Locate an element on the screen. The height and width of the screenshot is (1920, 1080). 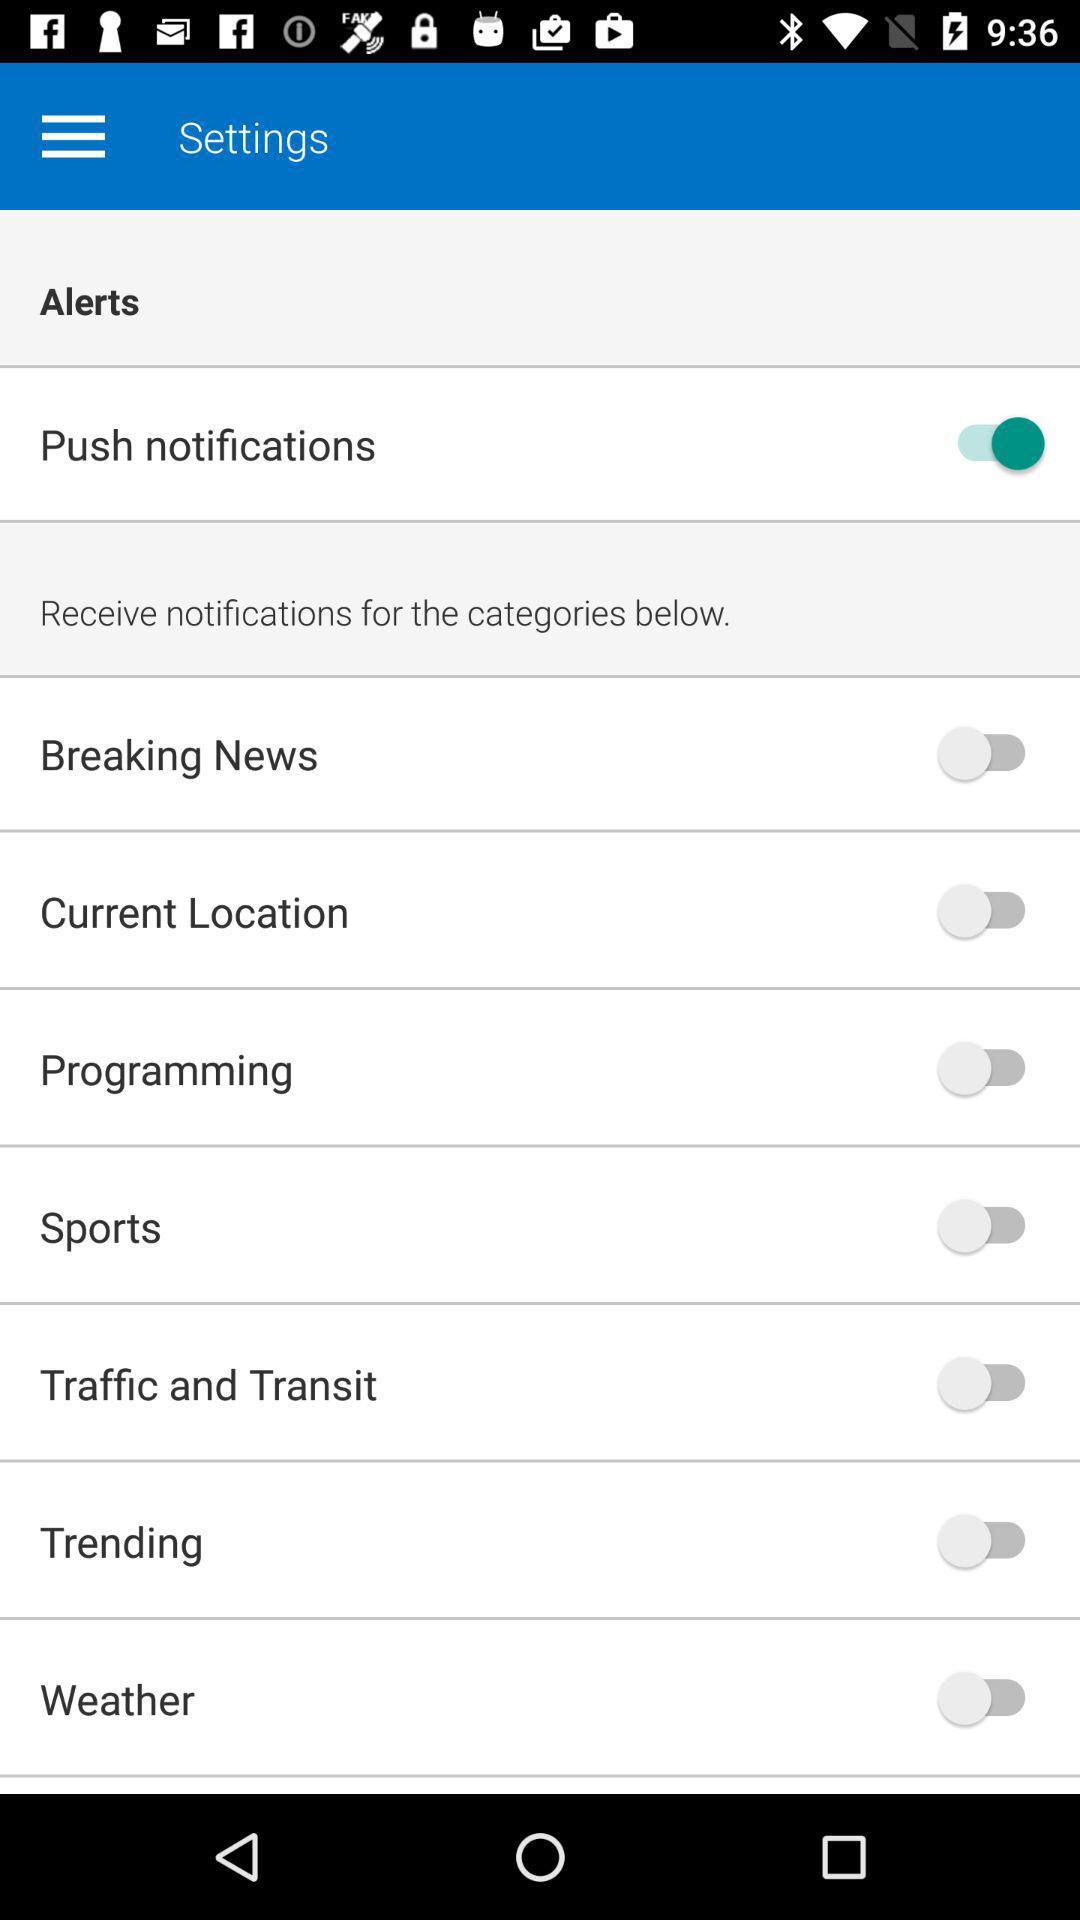
turn on trending notifications is located at coordinates (991, 1539).